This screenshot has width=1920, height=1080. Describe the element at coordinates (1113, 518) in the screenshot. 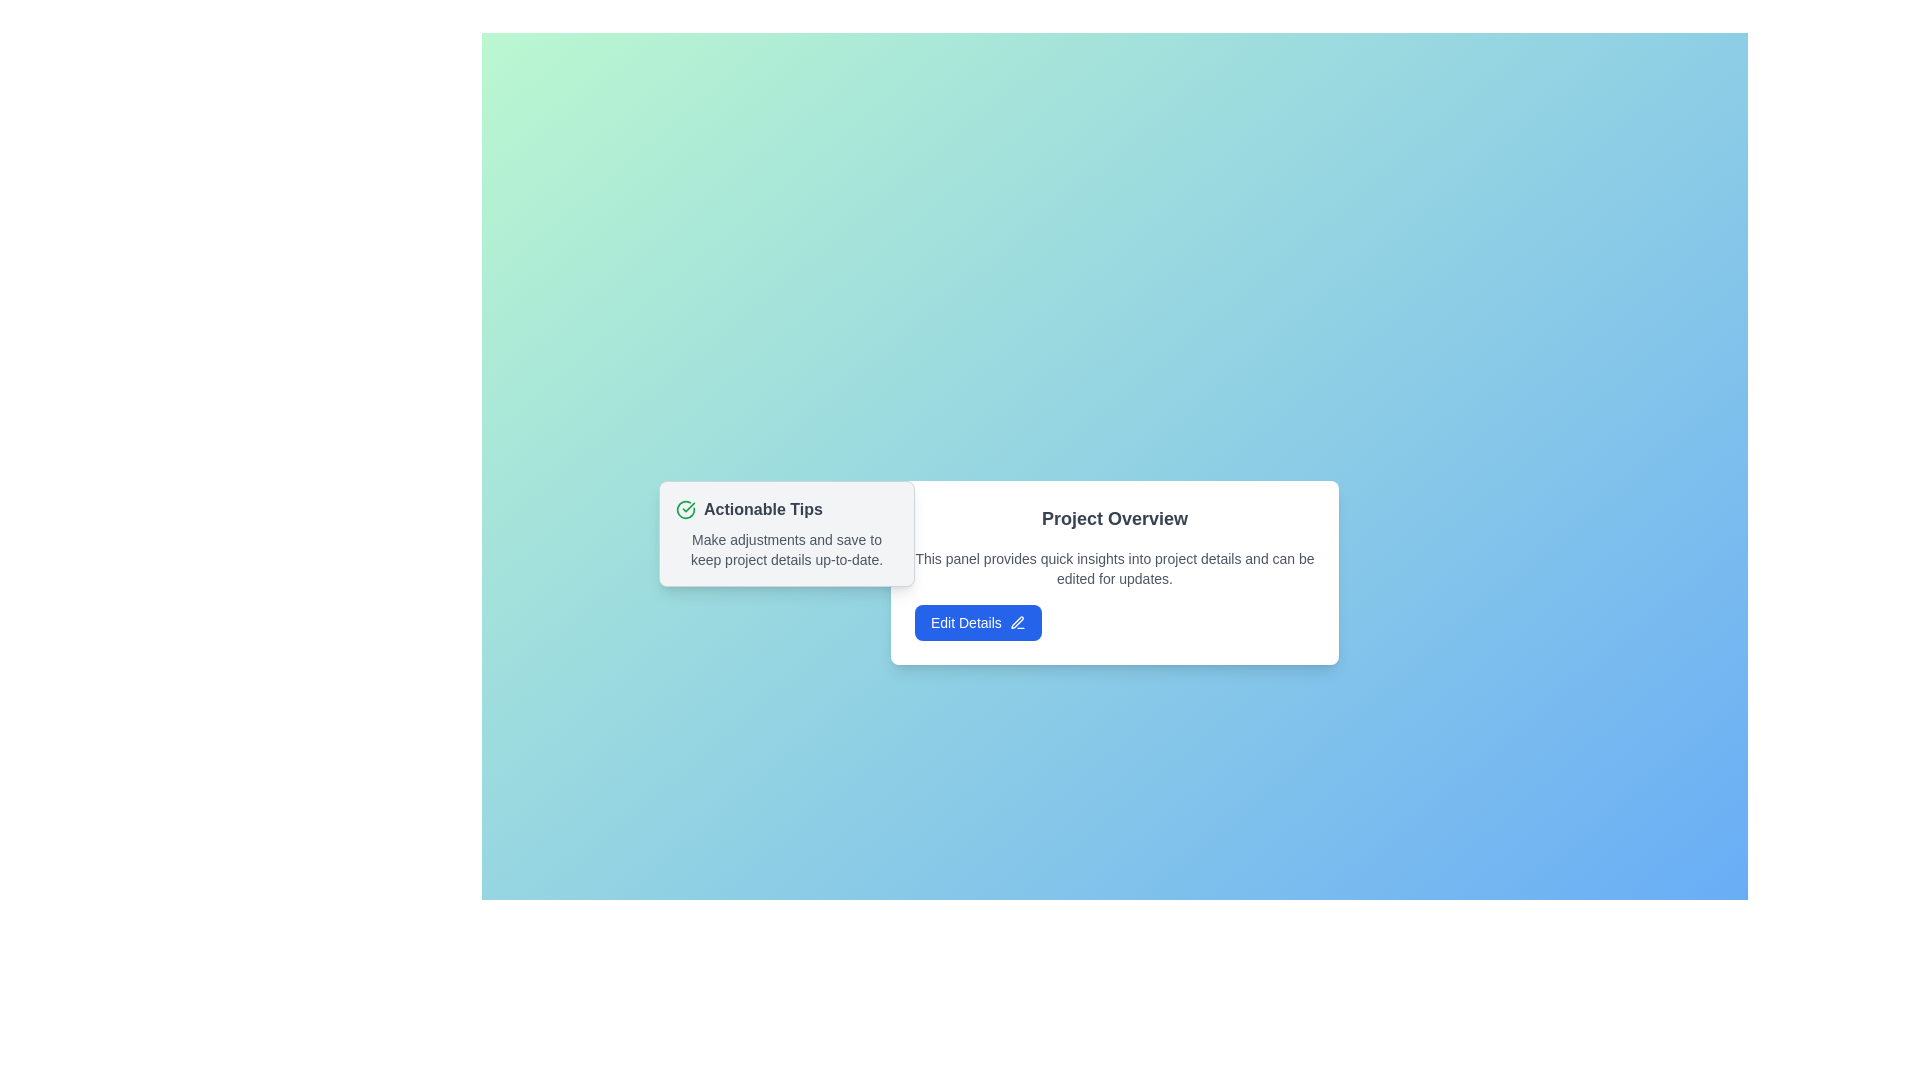

I see `the prominent text header that reads 'Project Overview', which is bold and dark gray, located at the top of a white rectangular card with rounded corners` at that location.